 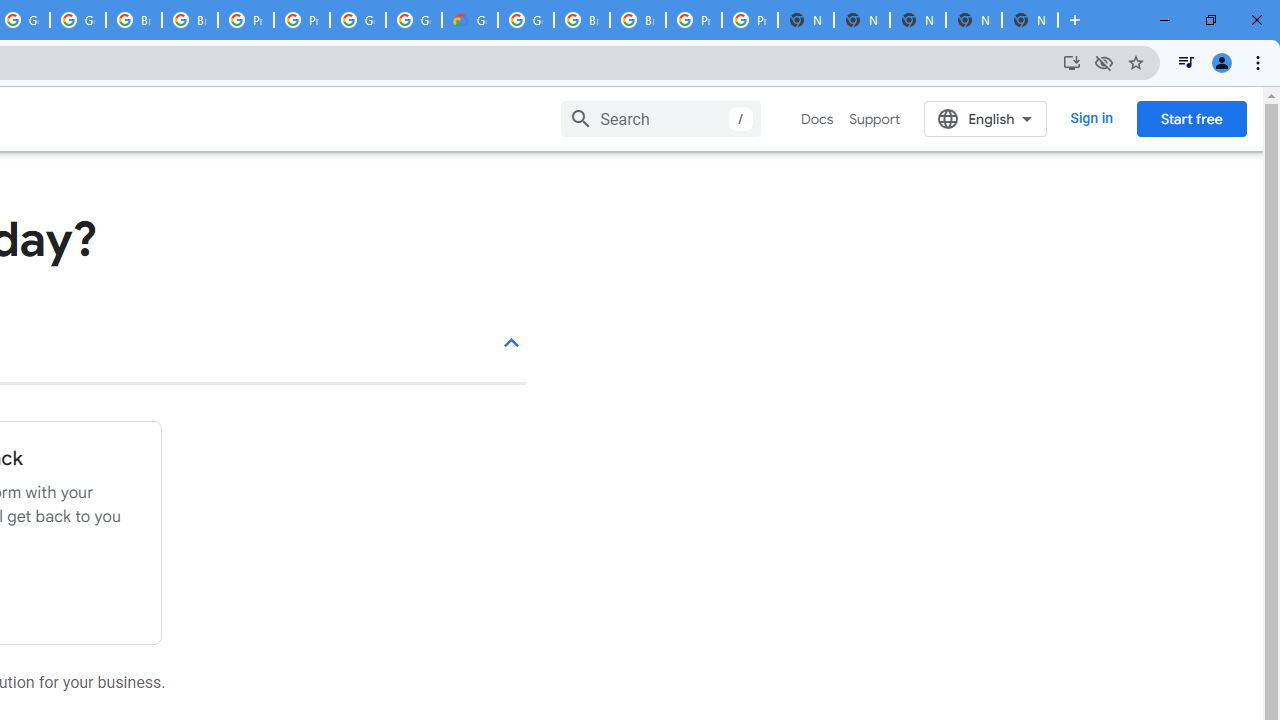 What do you see at coordinates (1071, 61) in the screenshot?
I see `'Install Google Cloud'` at bounding box center [1071, 61].